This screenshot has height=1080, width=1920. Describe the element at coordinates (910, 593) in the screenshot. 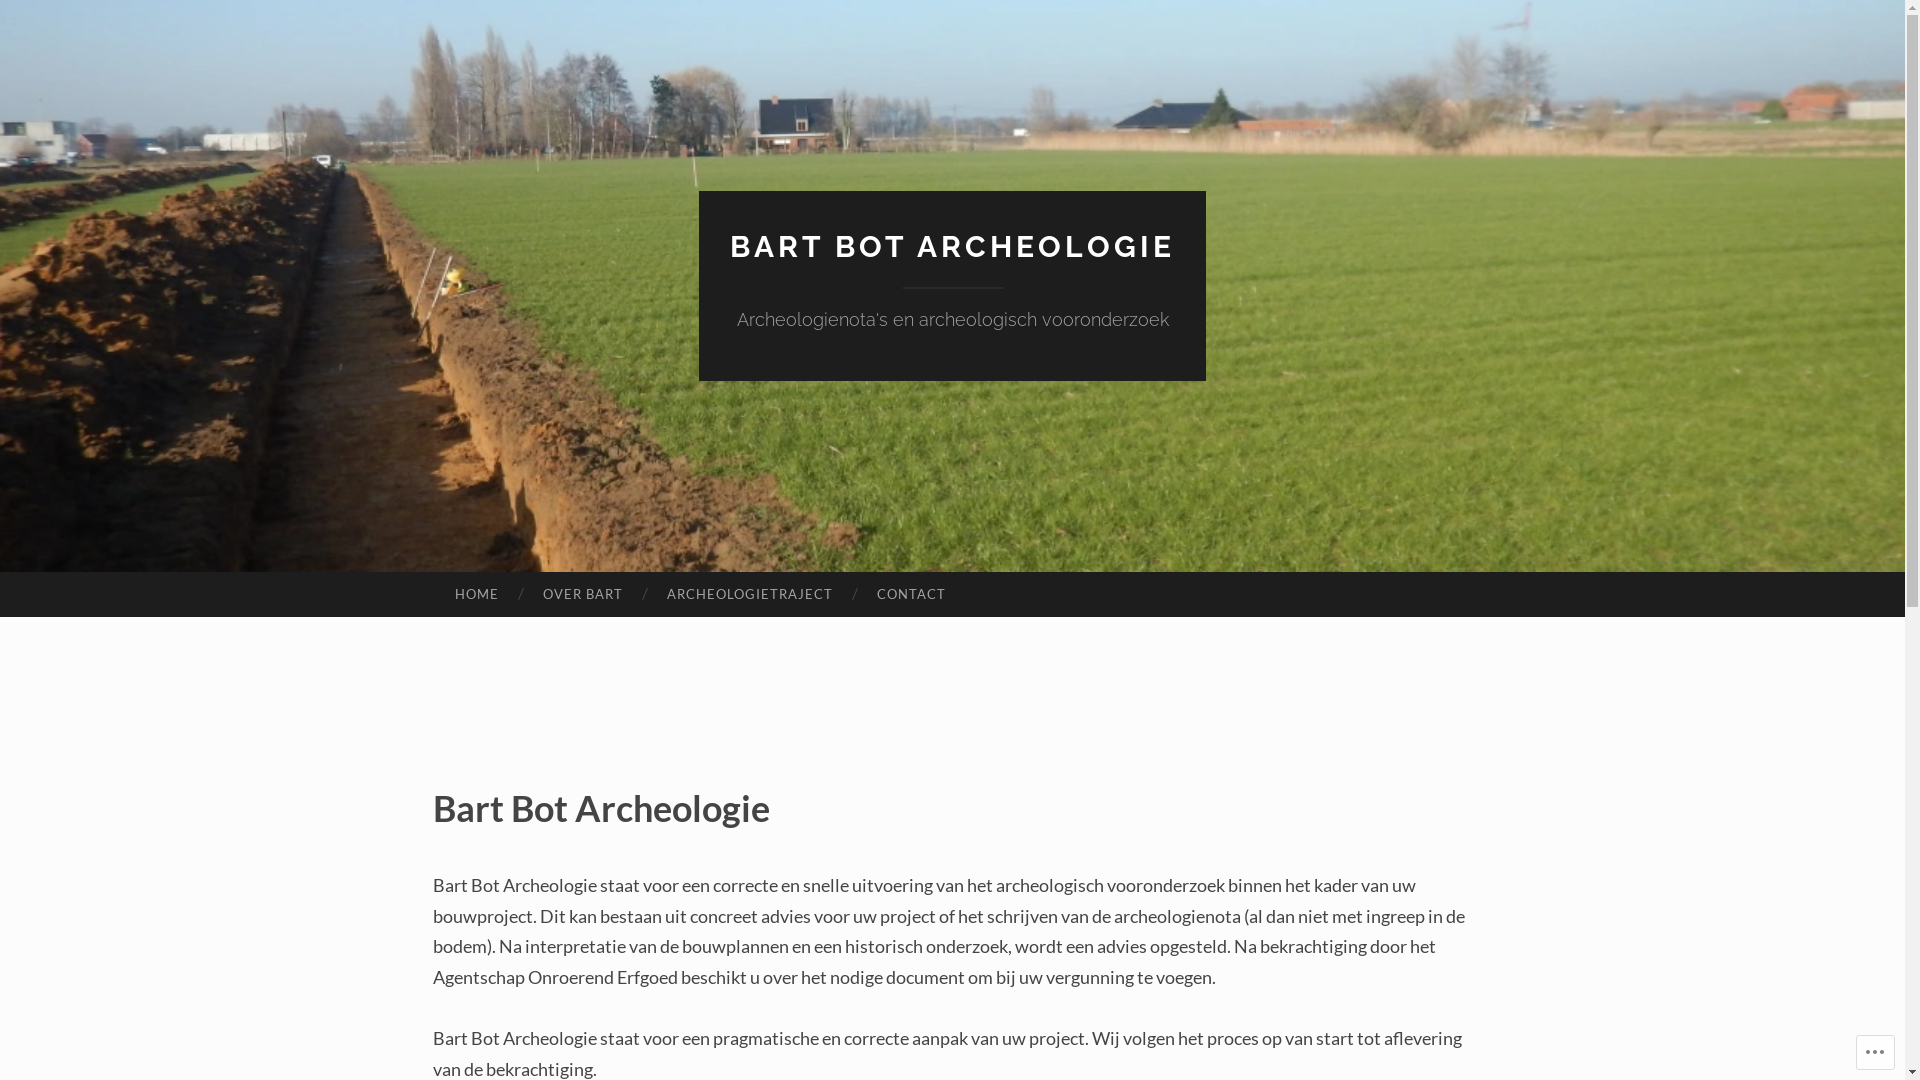

I see `'CONTACT'` at that location.